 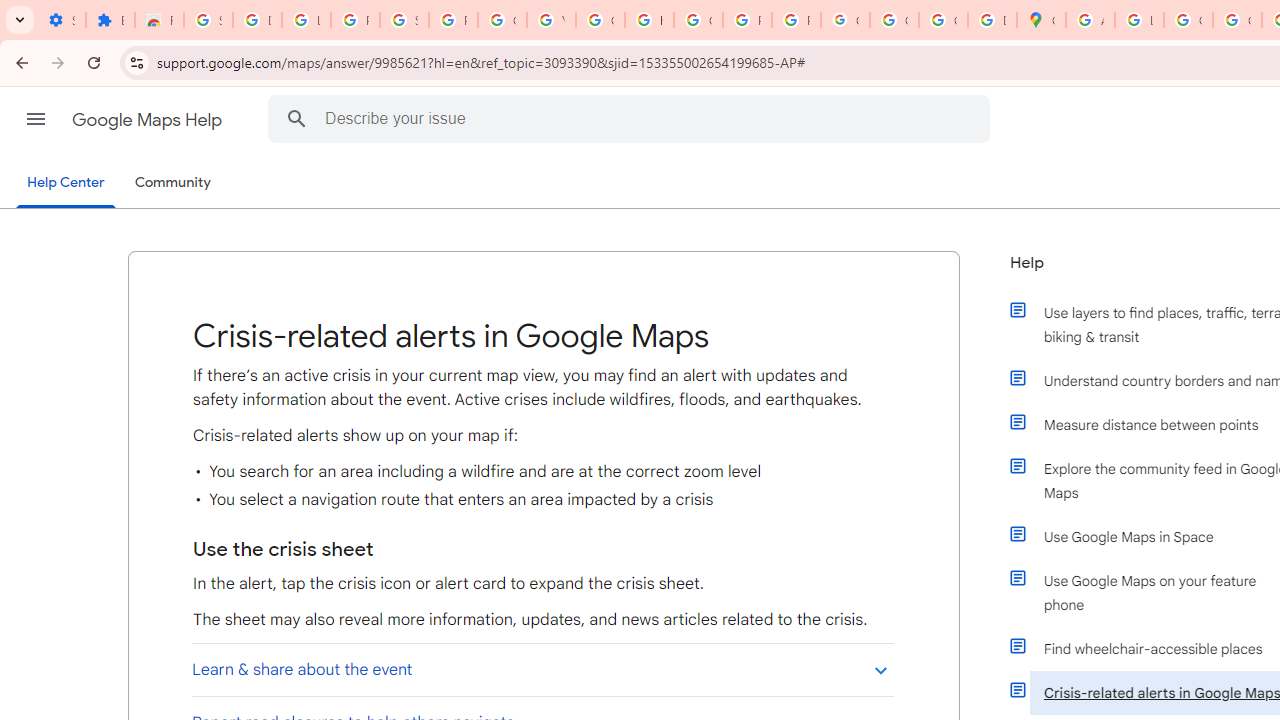 I want to click on 'Learn & share about the event', so click(x=542, y=669).